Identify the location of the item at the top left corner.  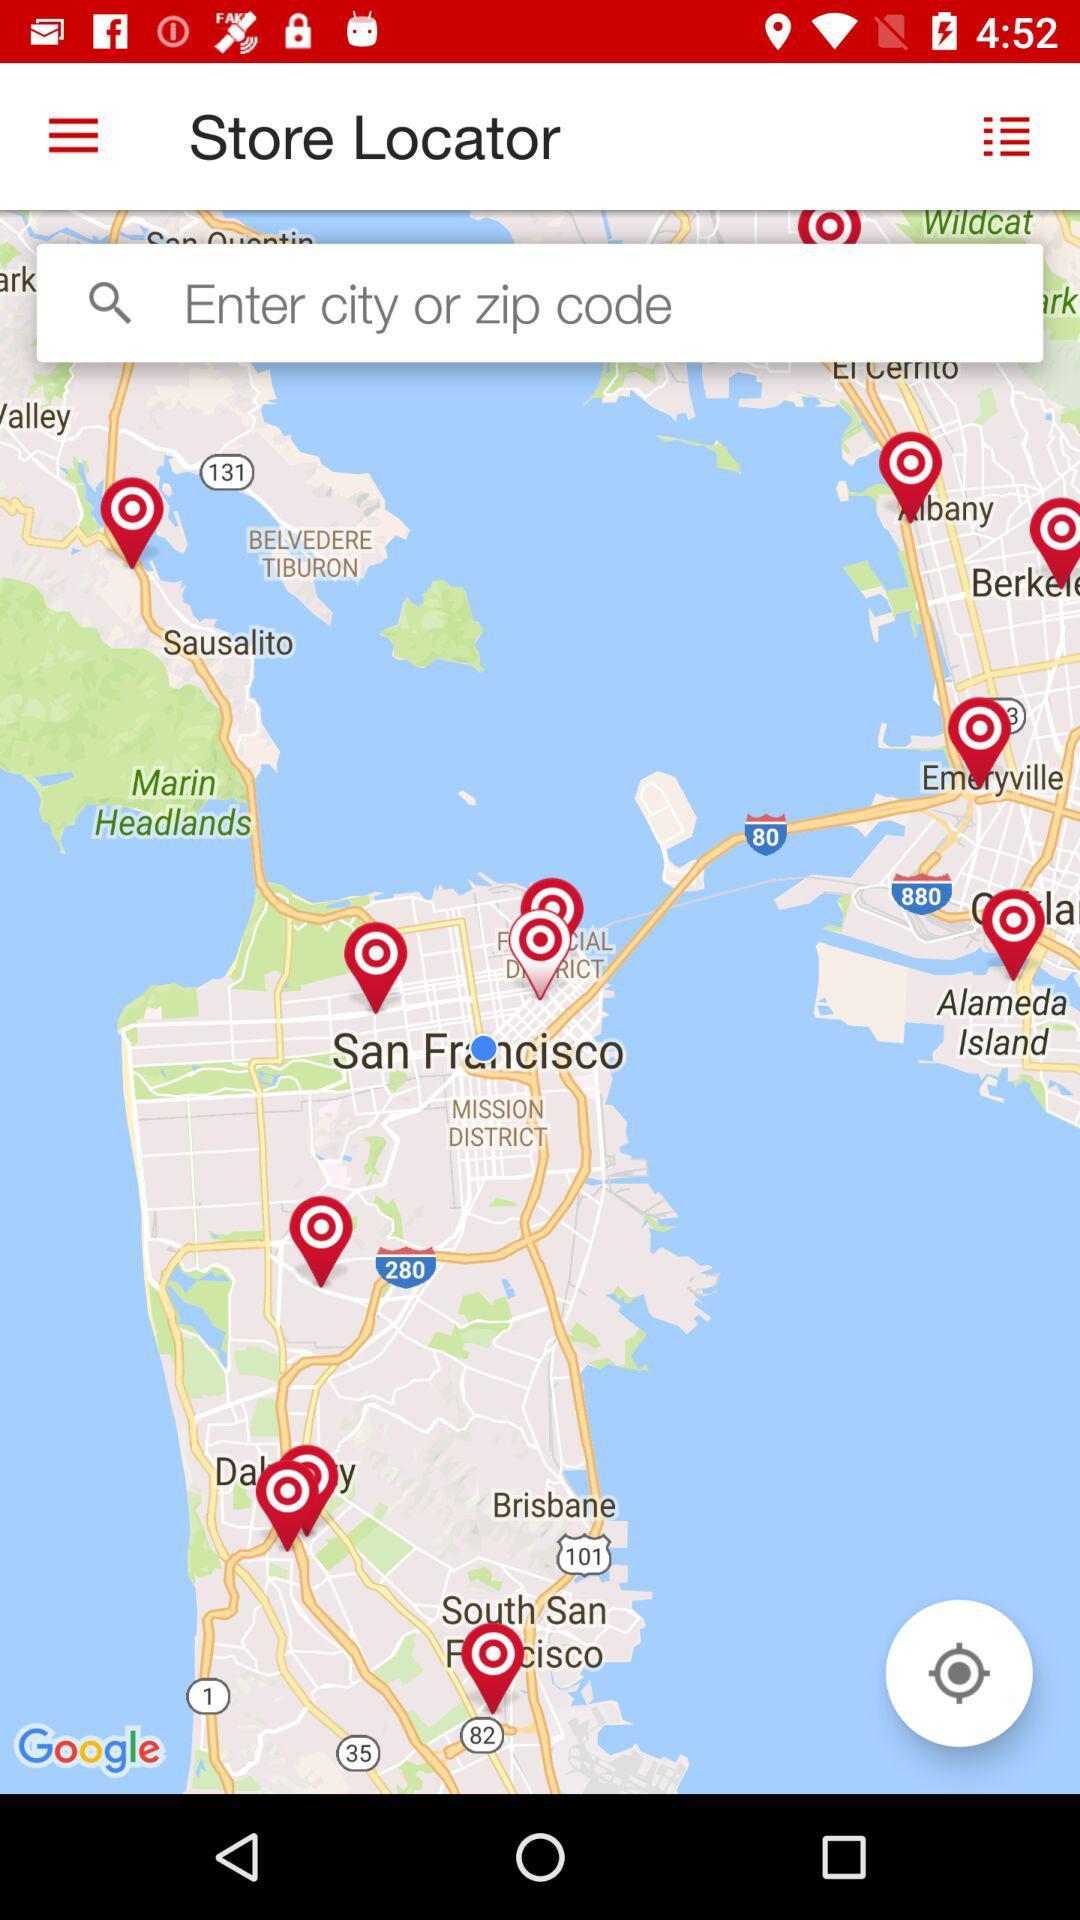
(72, 135).